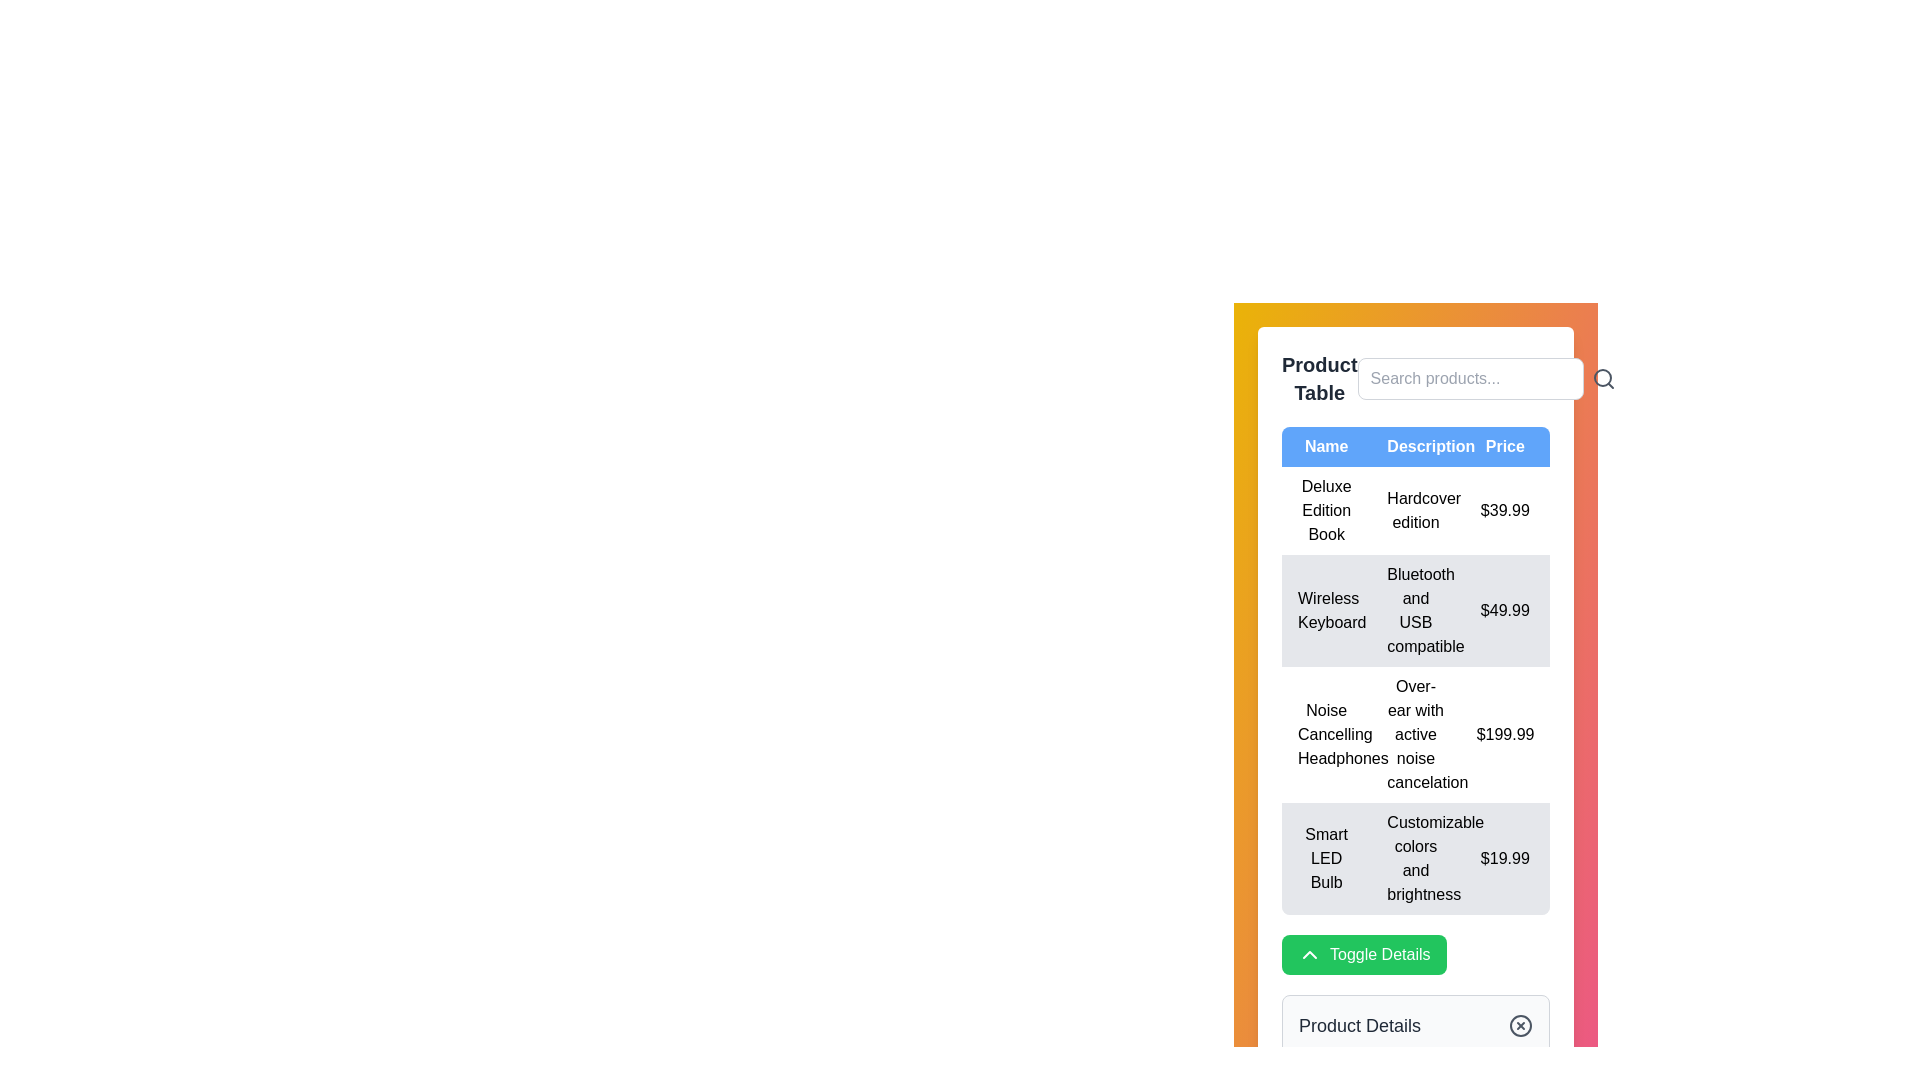  Describe the element at coordinates (1415, 378) in the screenshot. I see `the text input field located in the top right corner of the header area, adjacent to the 'Product Table' text` at that location.